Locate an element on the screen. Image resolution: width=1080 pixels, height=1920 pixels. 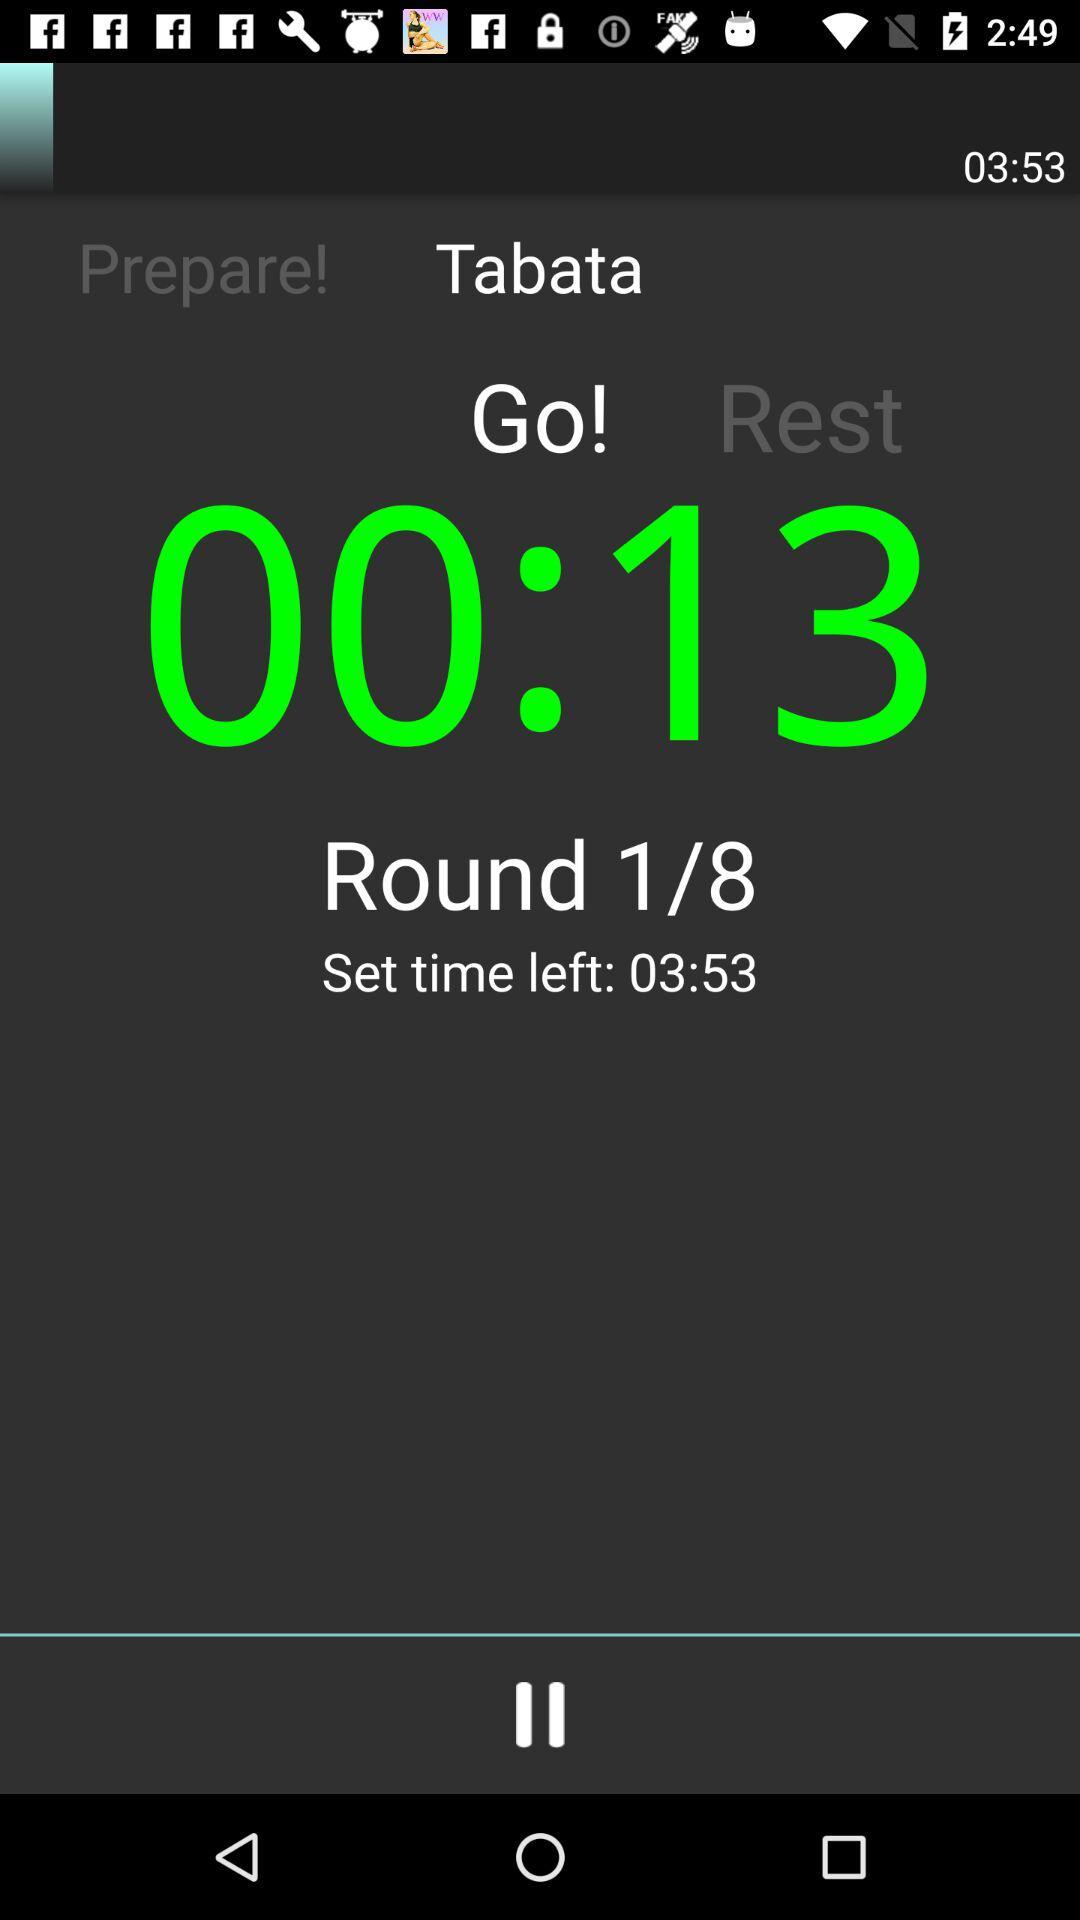
stop is located at coordinates (540, 1714).